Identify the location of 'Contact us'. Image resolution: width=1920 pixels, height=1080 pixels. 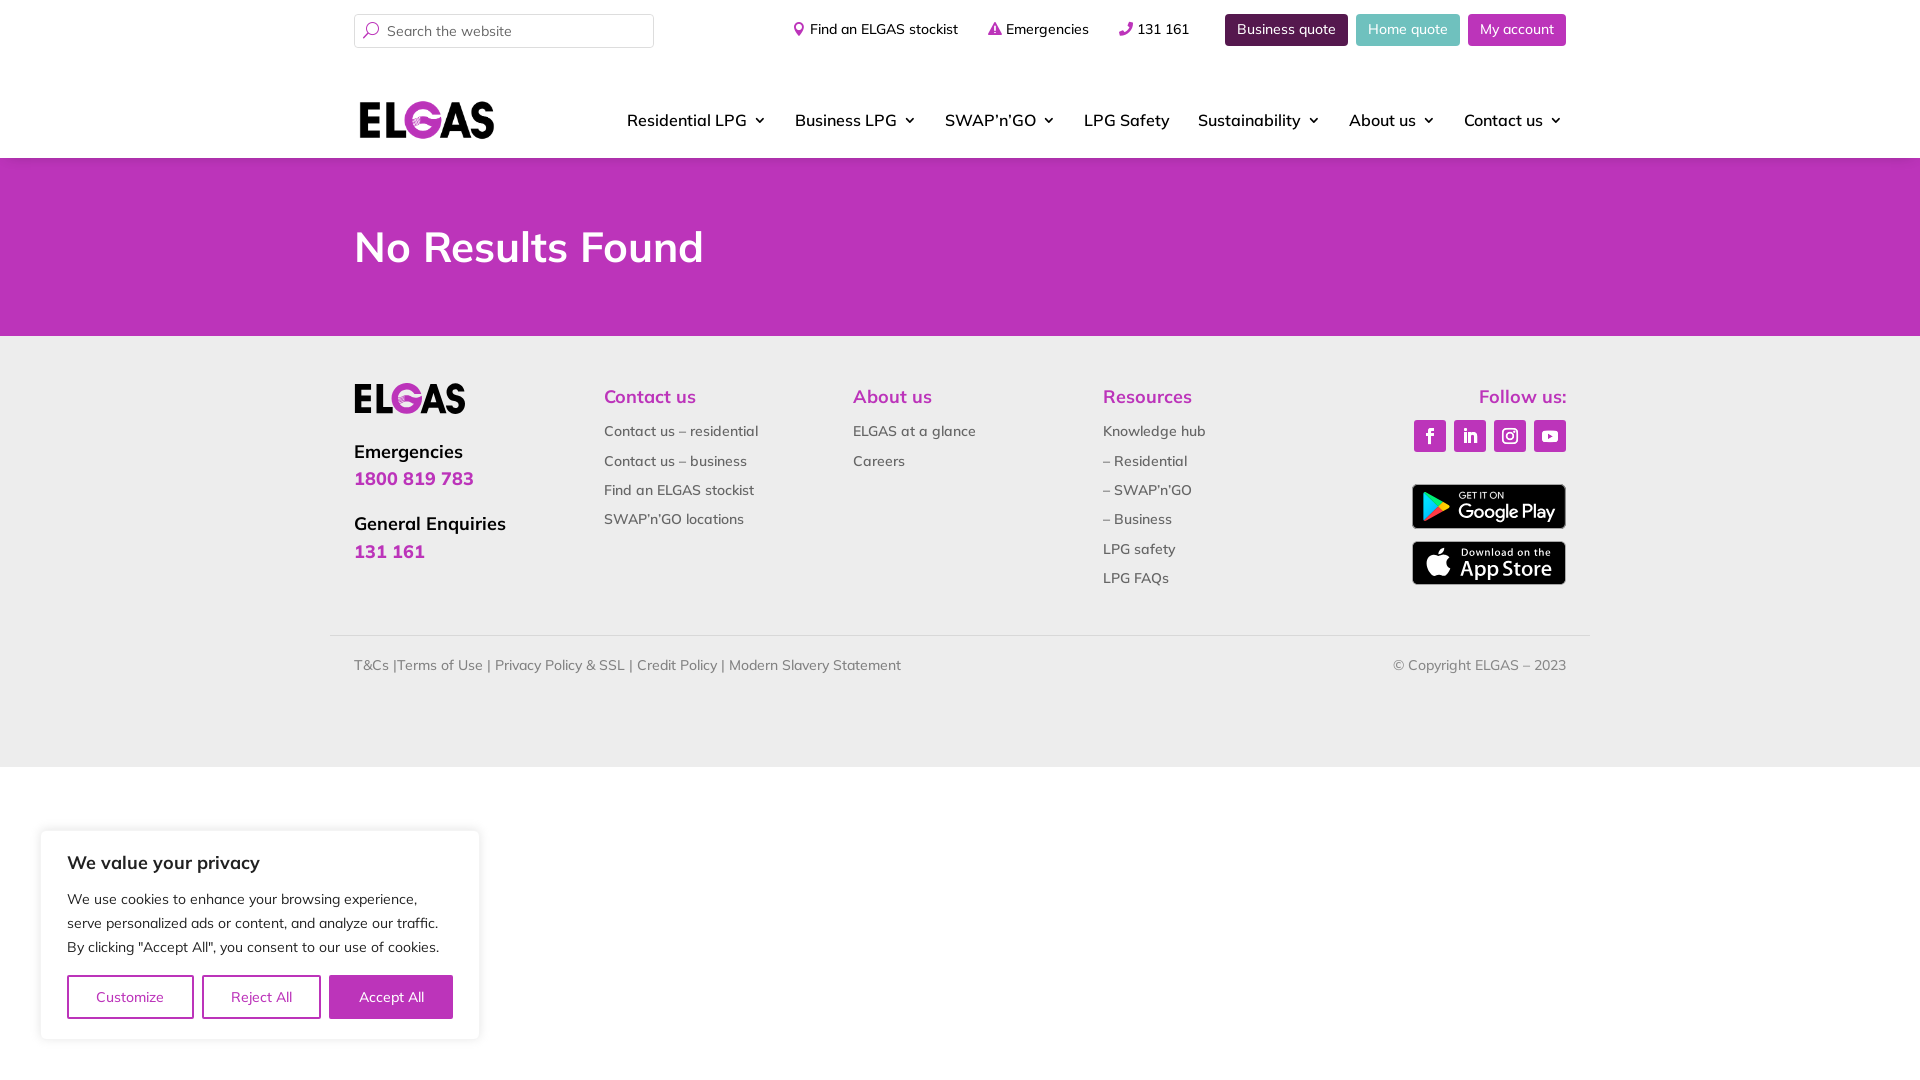
(1513, 119).